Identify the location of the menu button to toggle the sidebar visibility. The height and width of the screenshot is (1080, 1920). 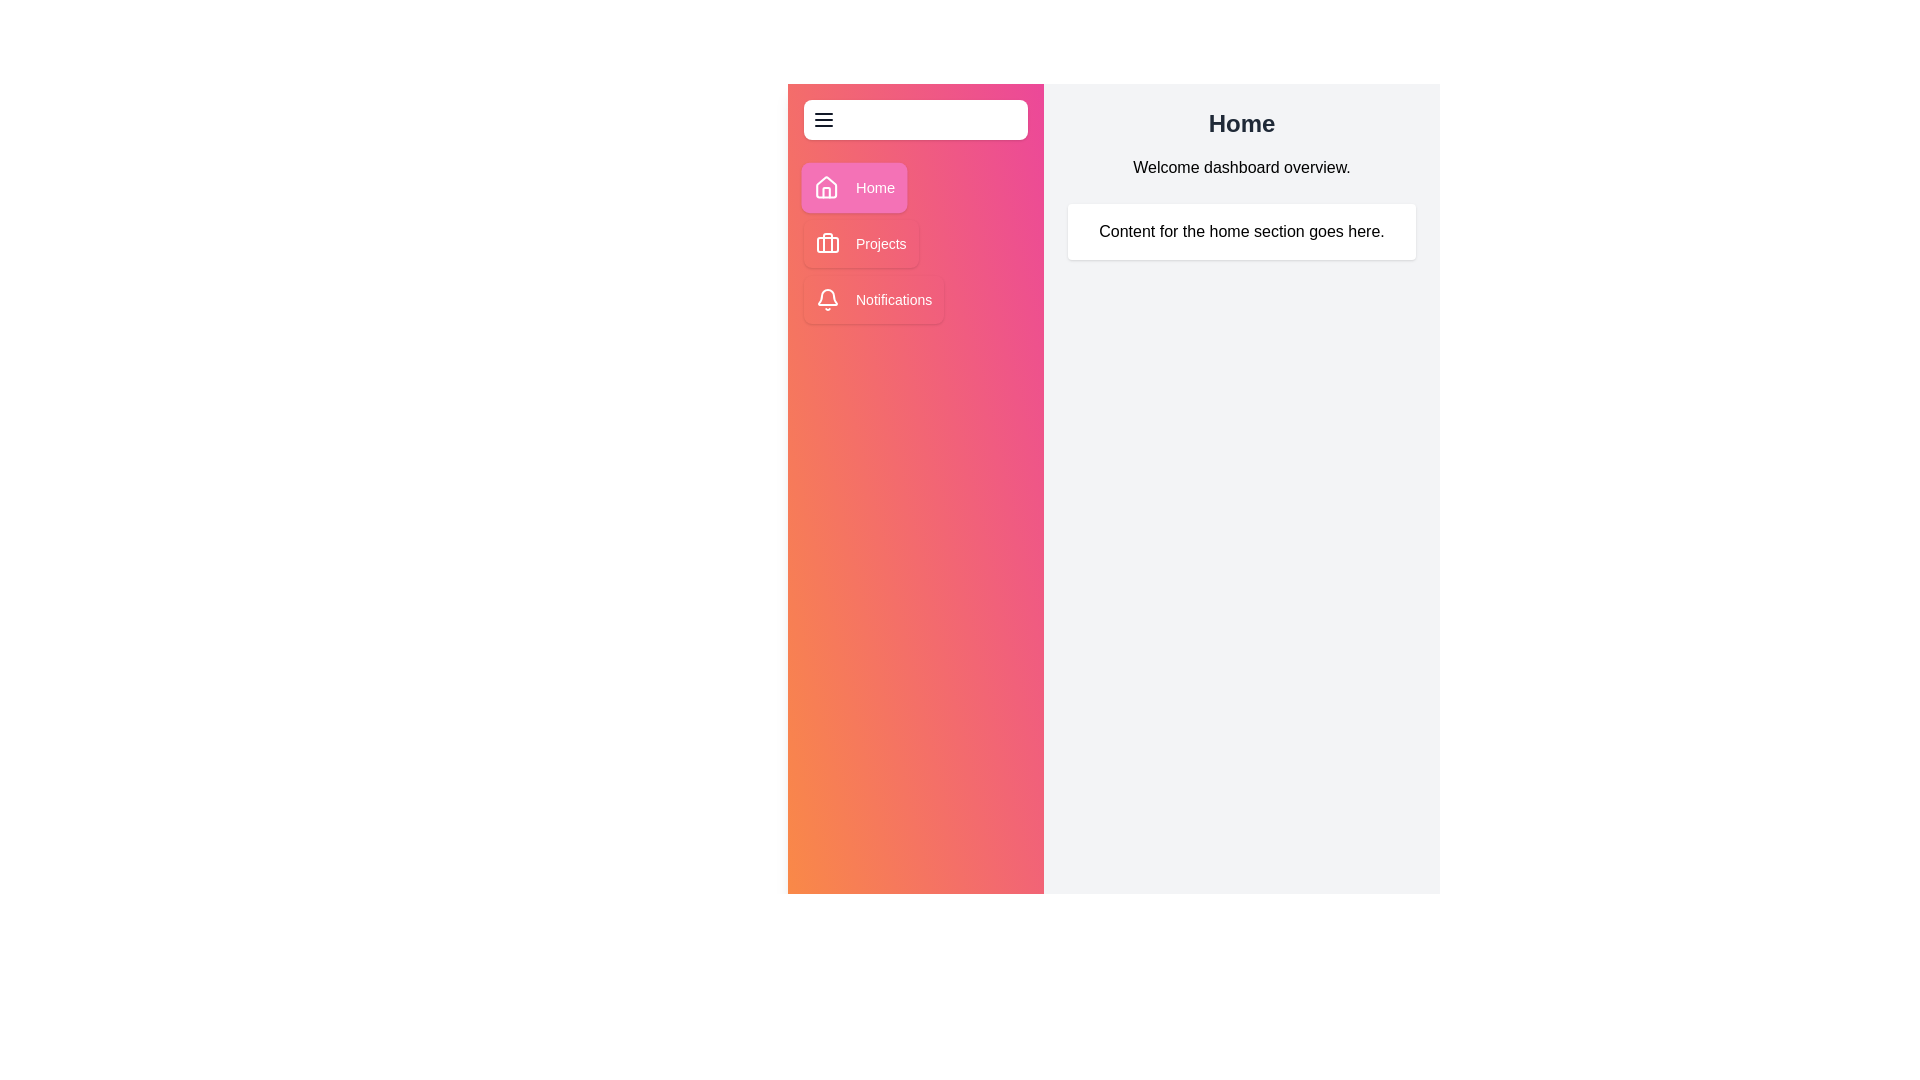
(915, 119).